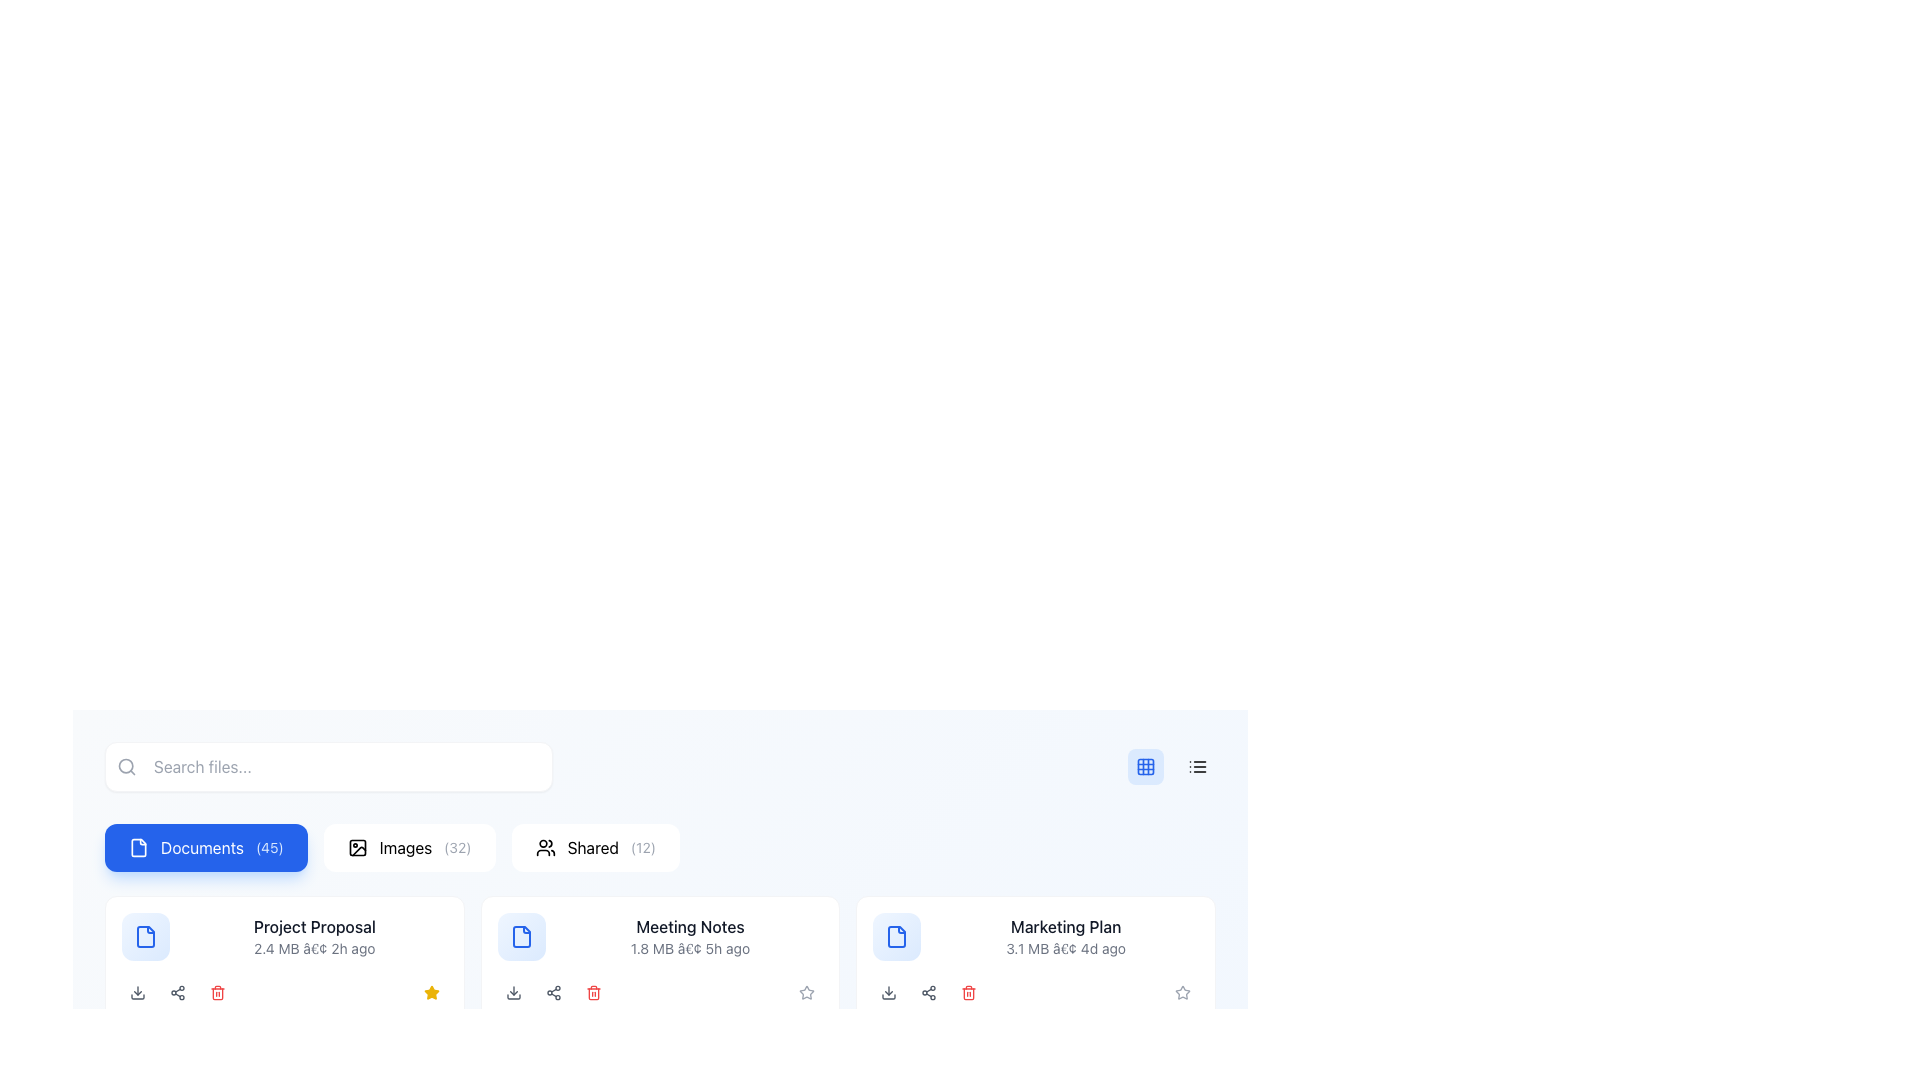 The width and height of the screenshot is (1920, 1080). What do you see at coordinates (206, 848) in the screenshot?
I see `the first button in the horizontal group that navigates to the documents section for keyboard interaction` at bounding box center [206, 848].